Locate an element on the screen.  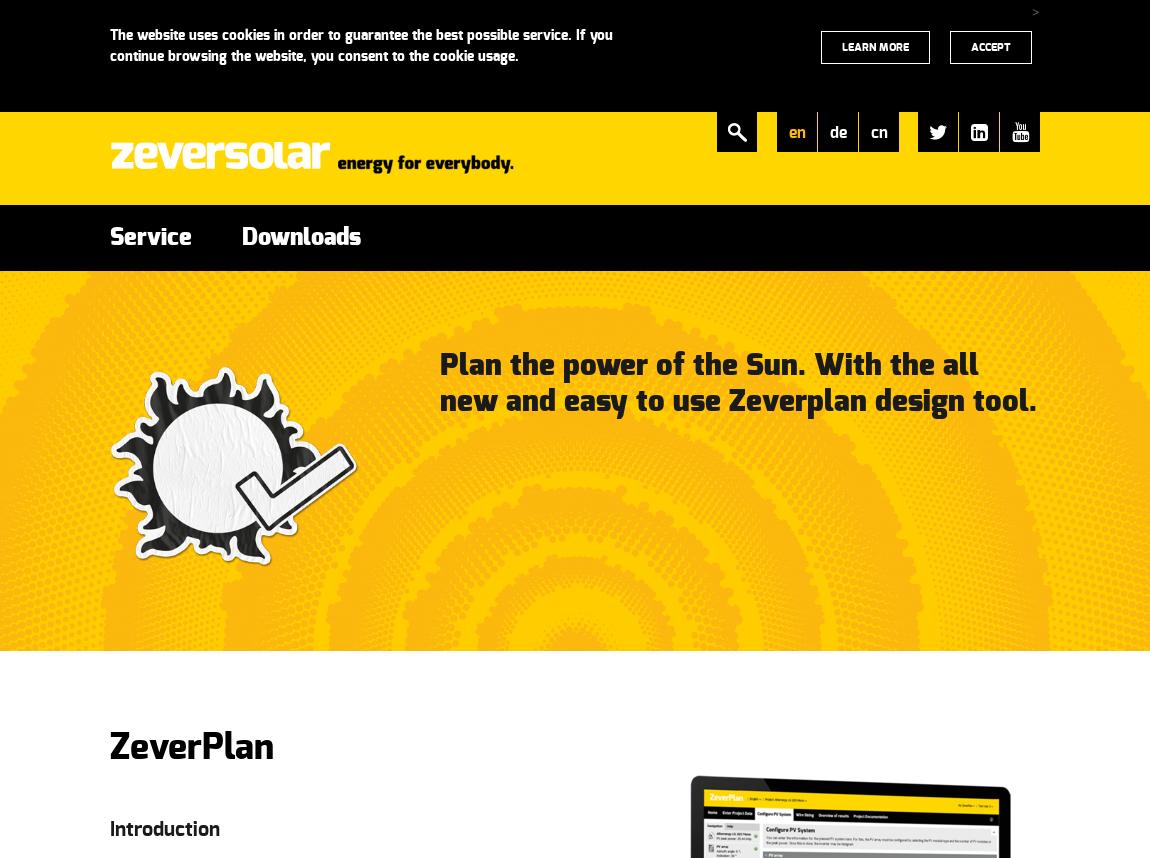
'Downloads' is located at coordinates (301, 237).